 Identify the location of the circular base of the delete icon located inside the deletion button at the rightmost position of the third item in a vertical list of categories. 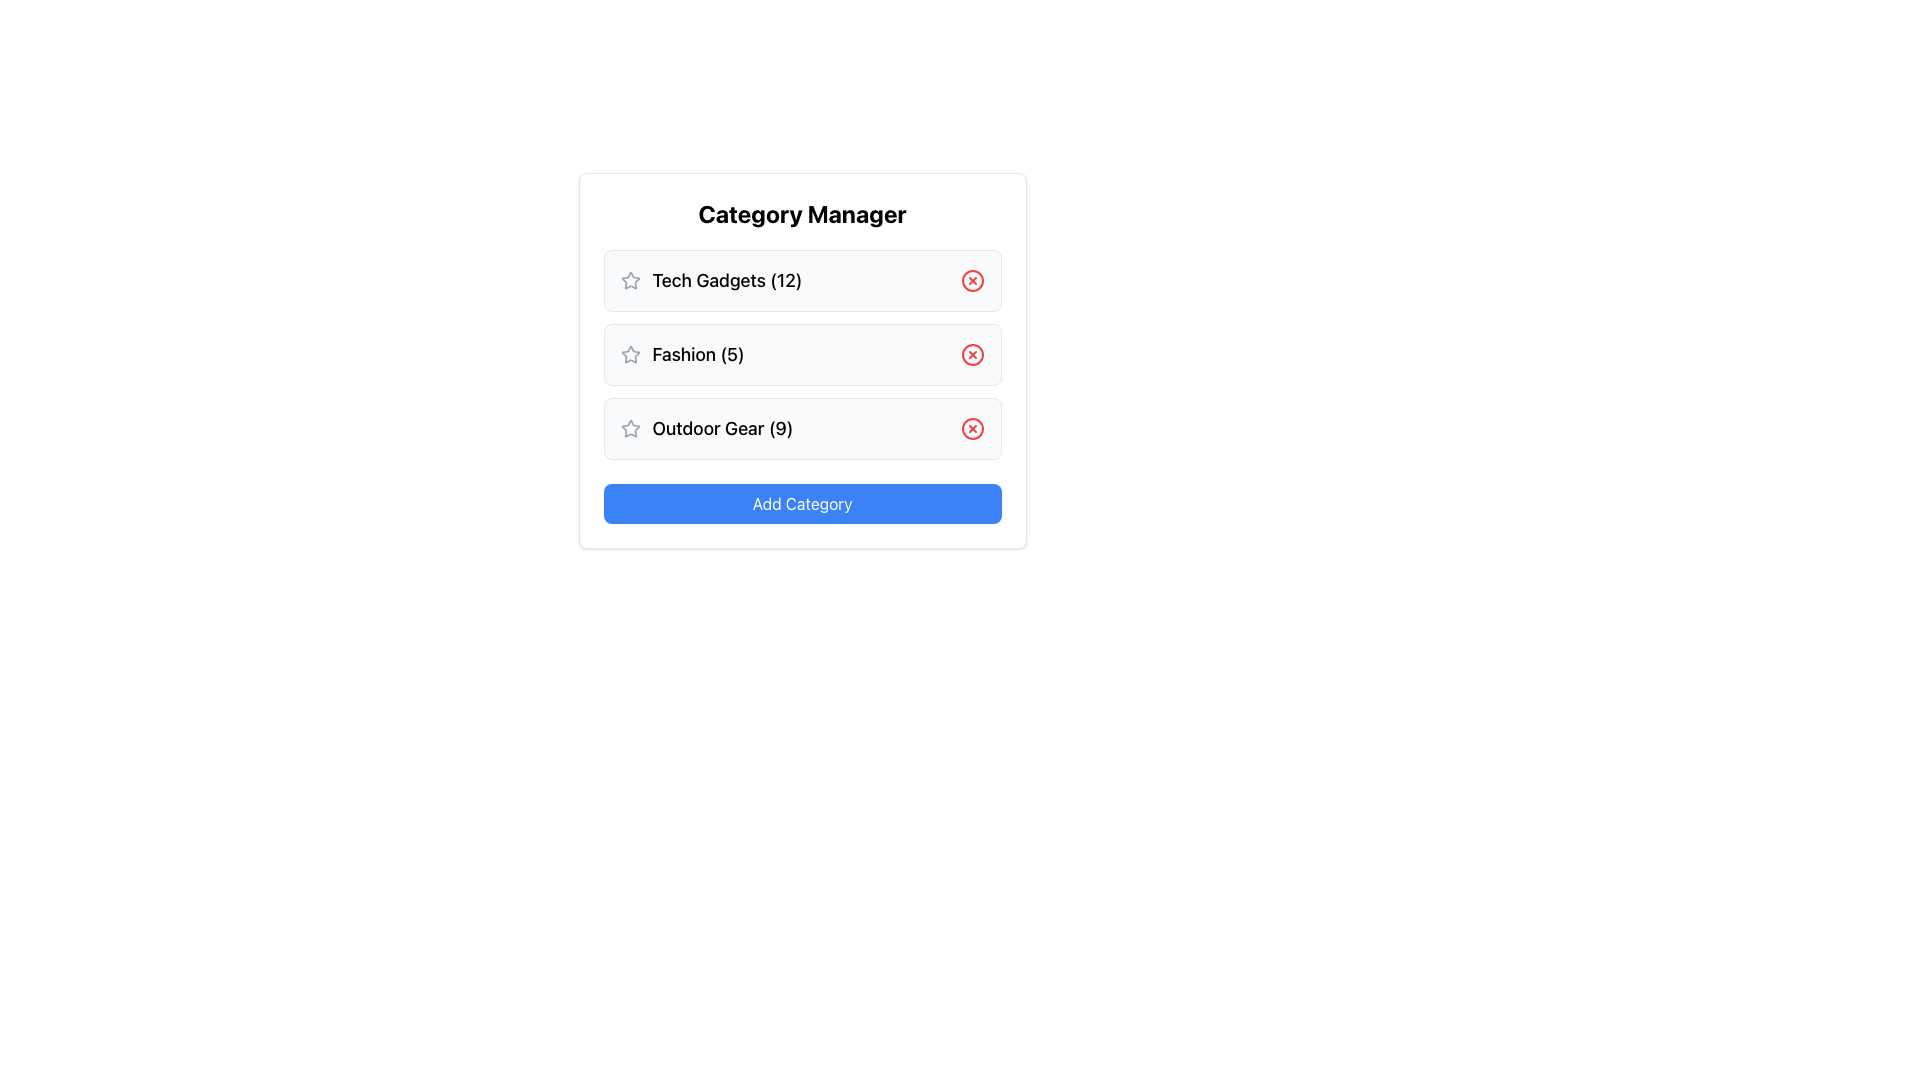
(972, 427).